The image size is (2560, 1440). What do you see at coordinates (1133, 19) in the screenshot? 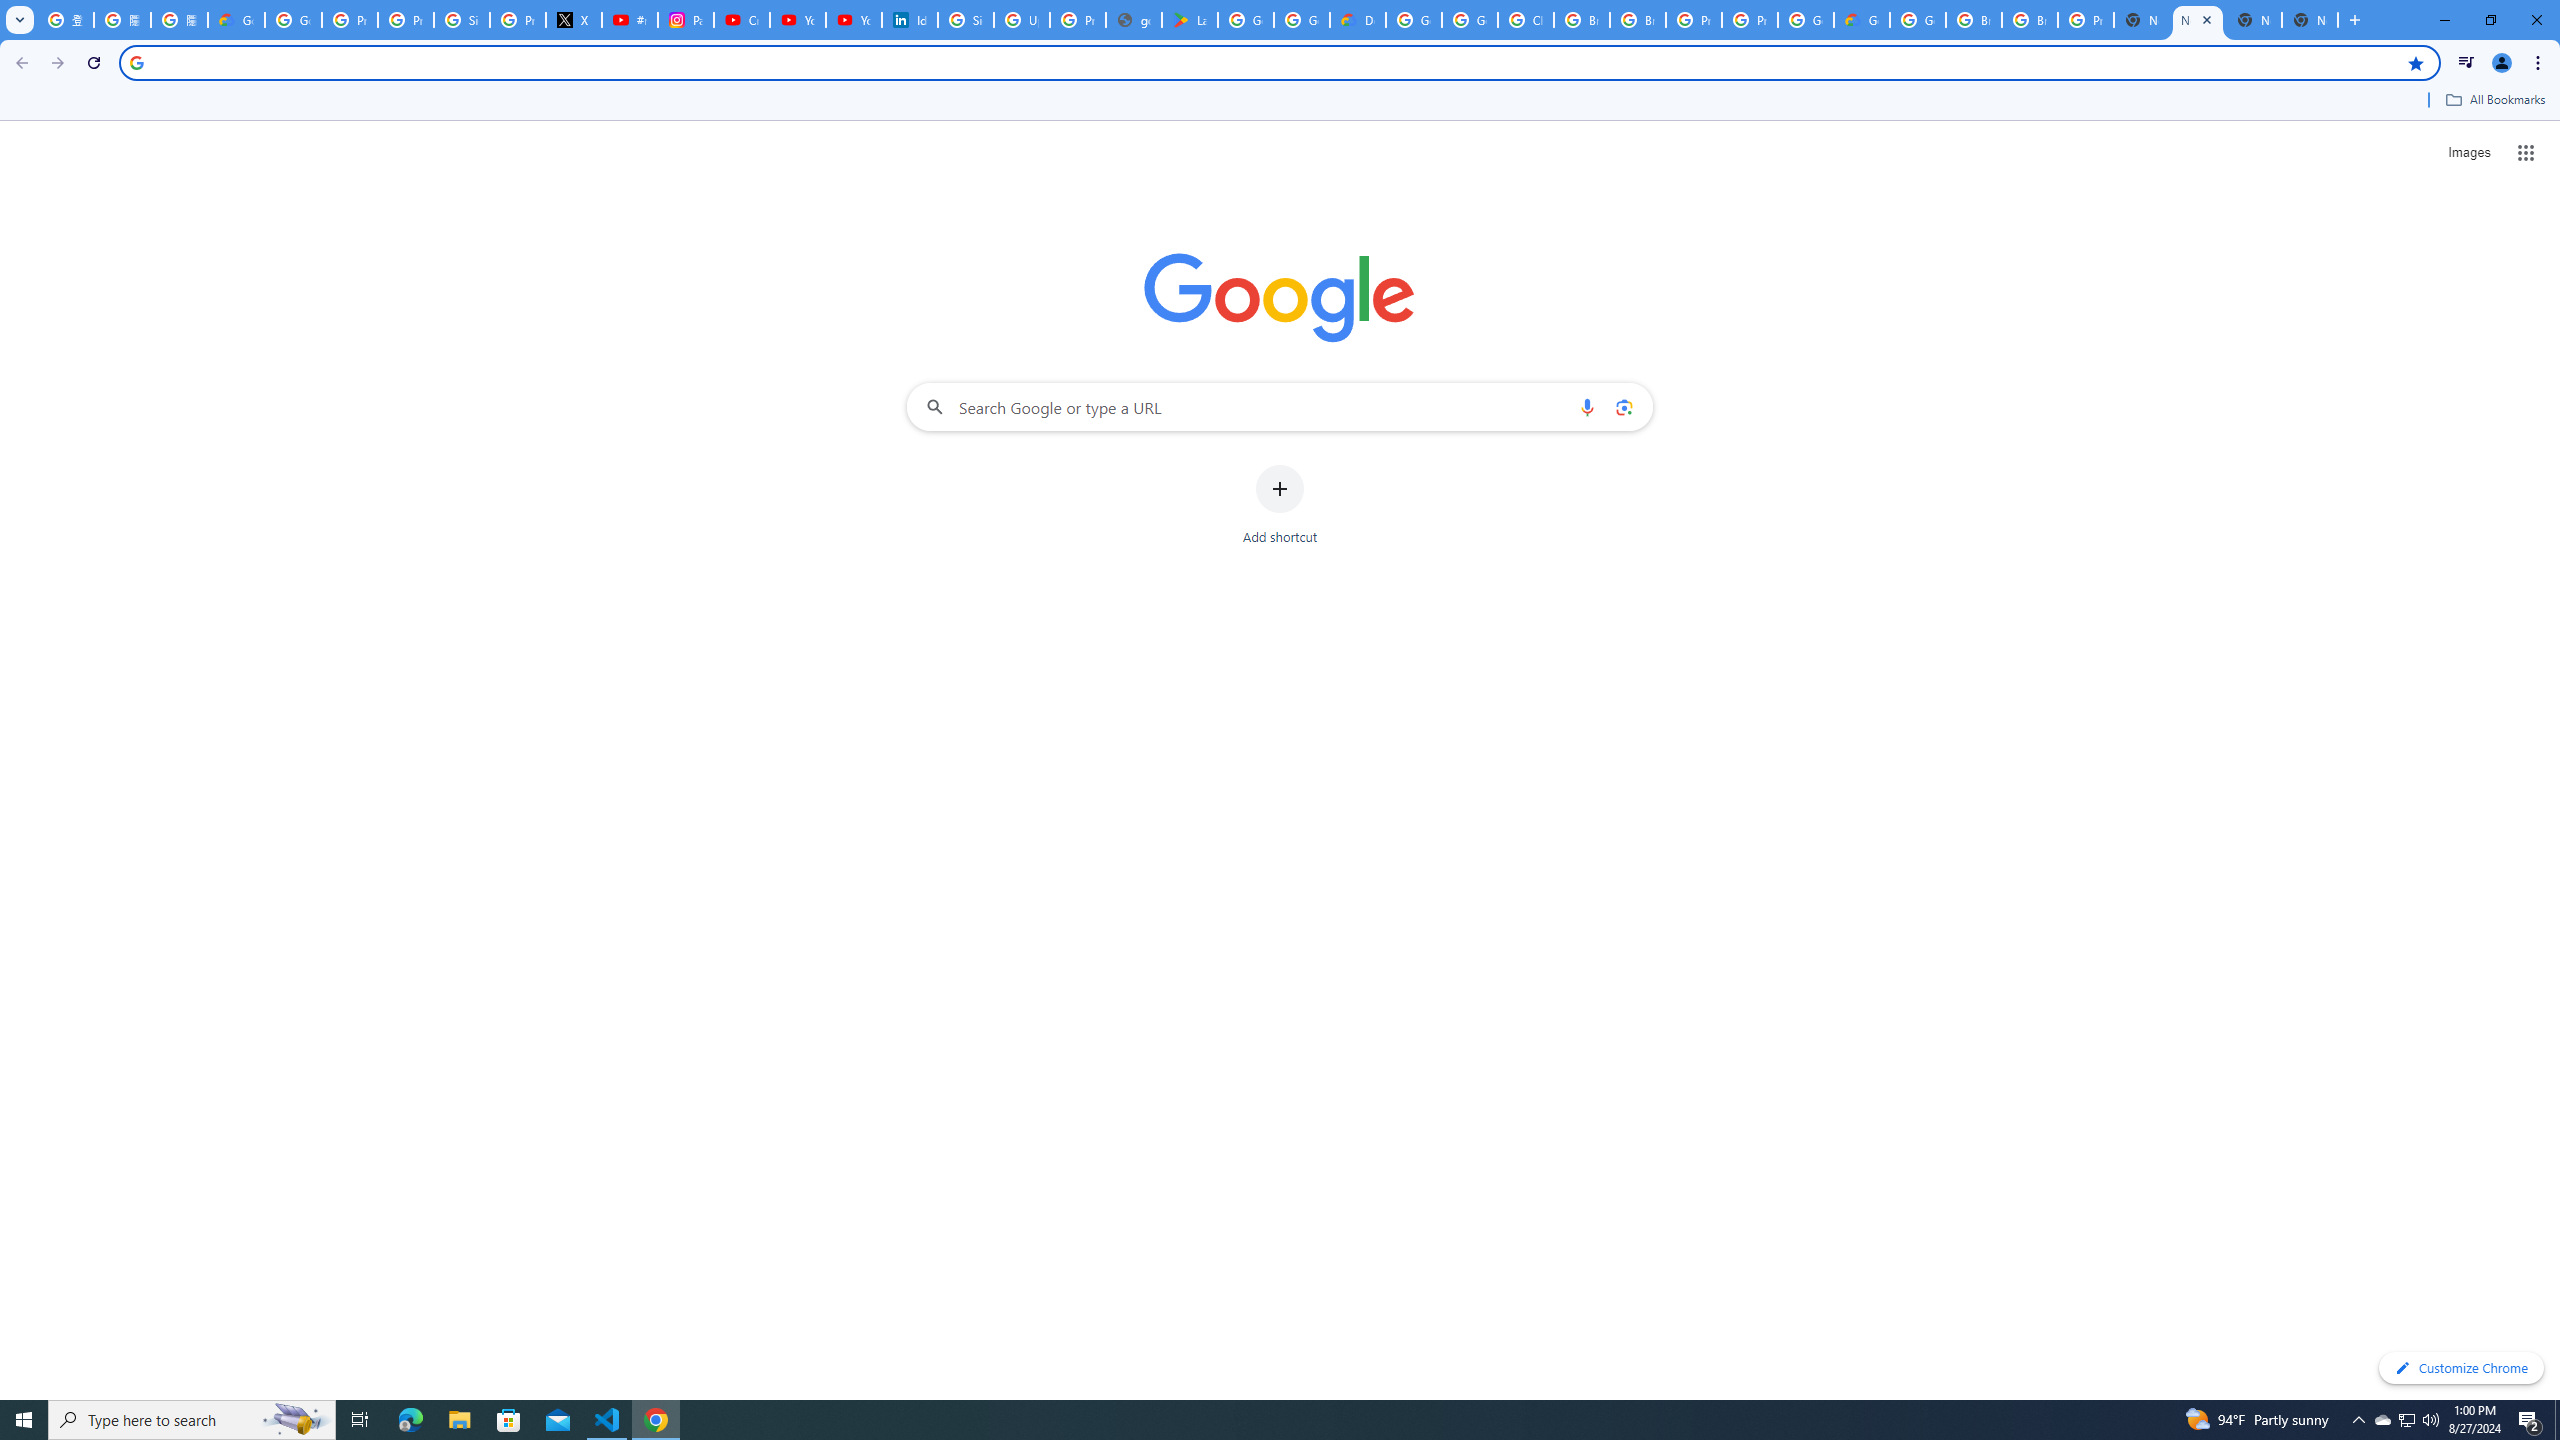
I see `'google_privacy_policy_en.pdf'` at bounding box center [1133, 19].